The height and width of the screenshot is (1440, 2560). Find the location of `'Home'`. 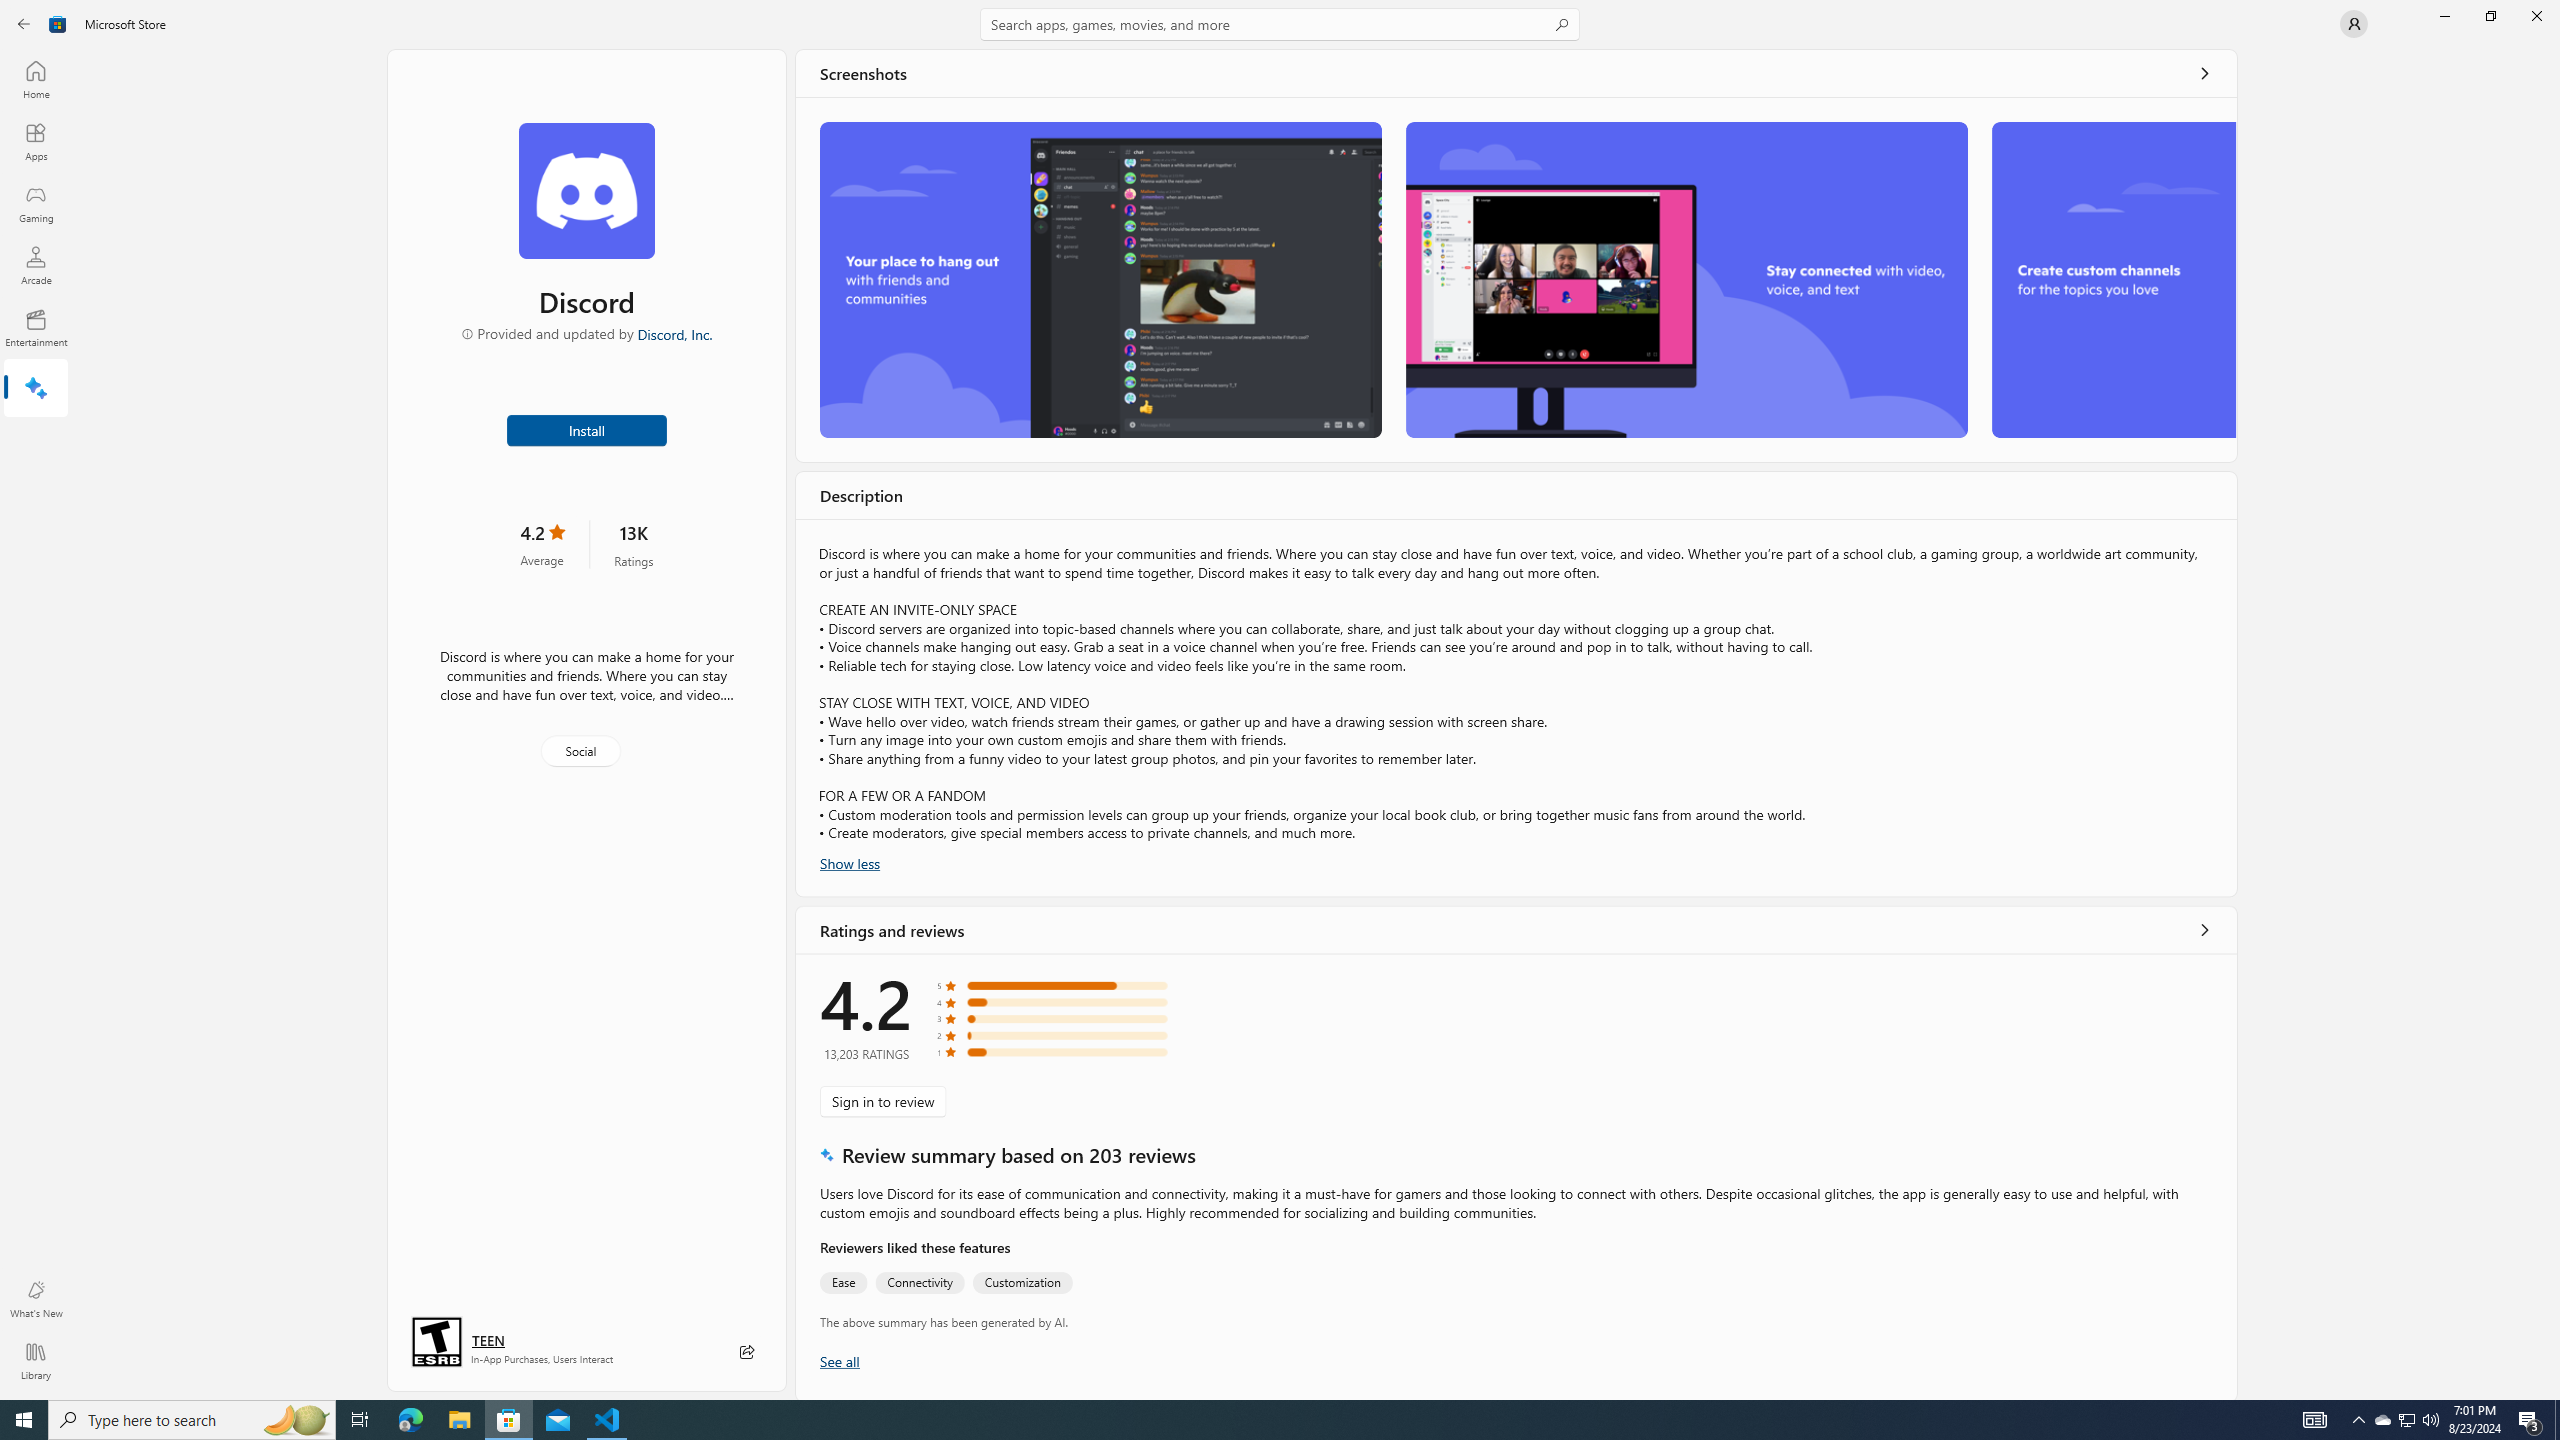

'Home' is located at coordinates (34, 78).